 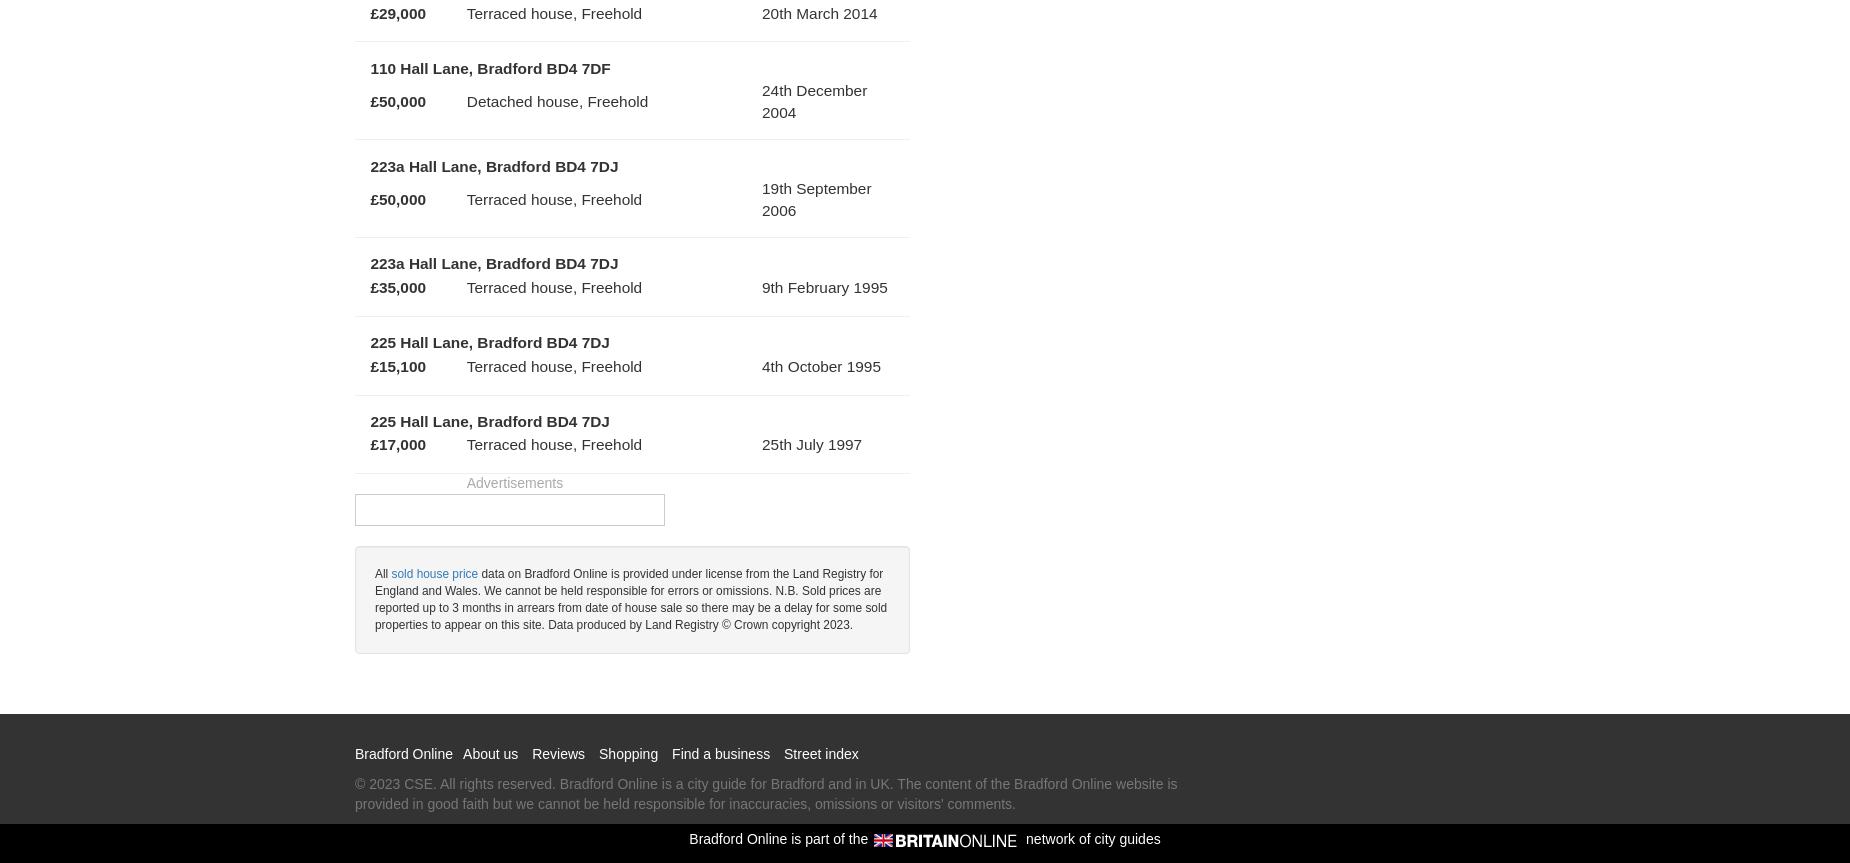 What do you see at coordinates (762, 12) in the screenshot?
I see `'20th March 2014'` at bounding box center [762, 12].